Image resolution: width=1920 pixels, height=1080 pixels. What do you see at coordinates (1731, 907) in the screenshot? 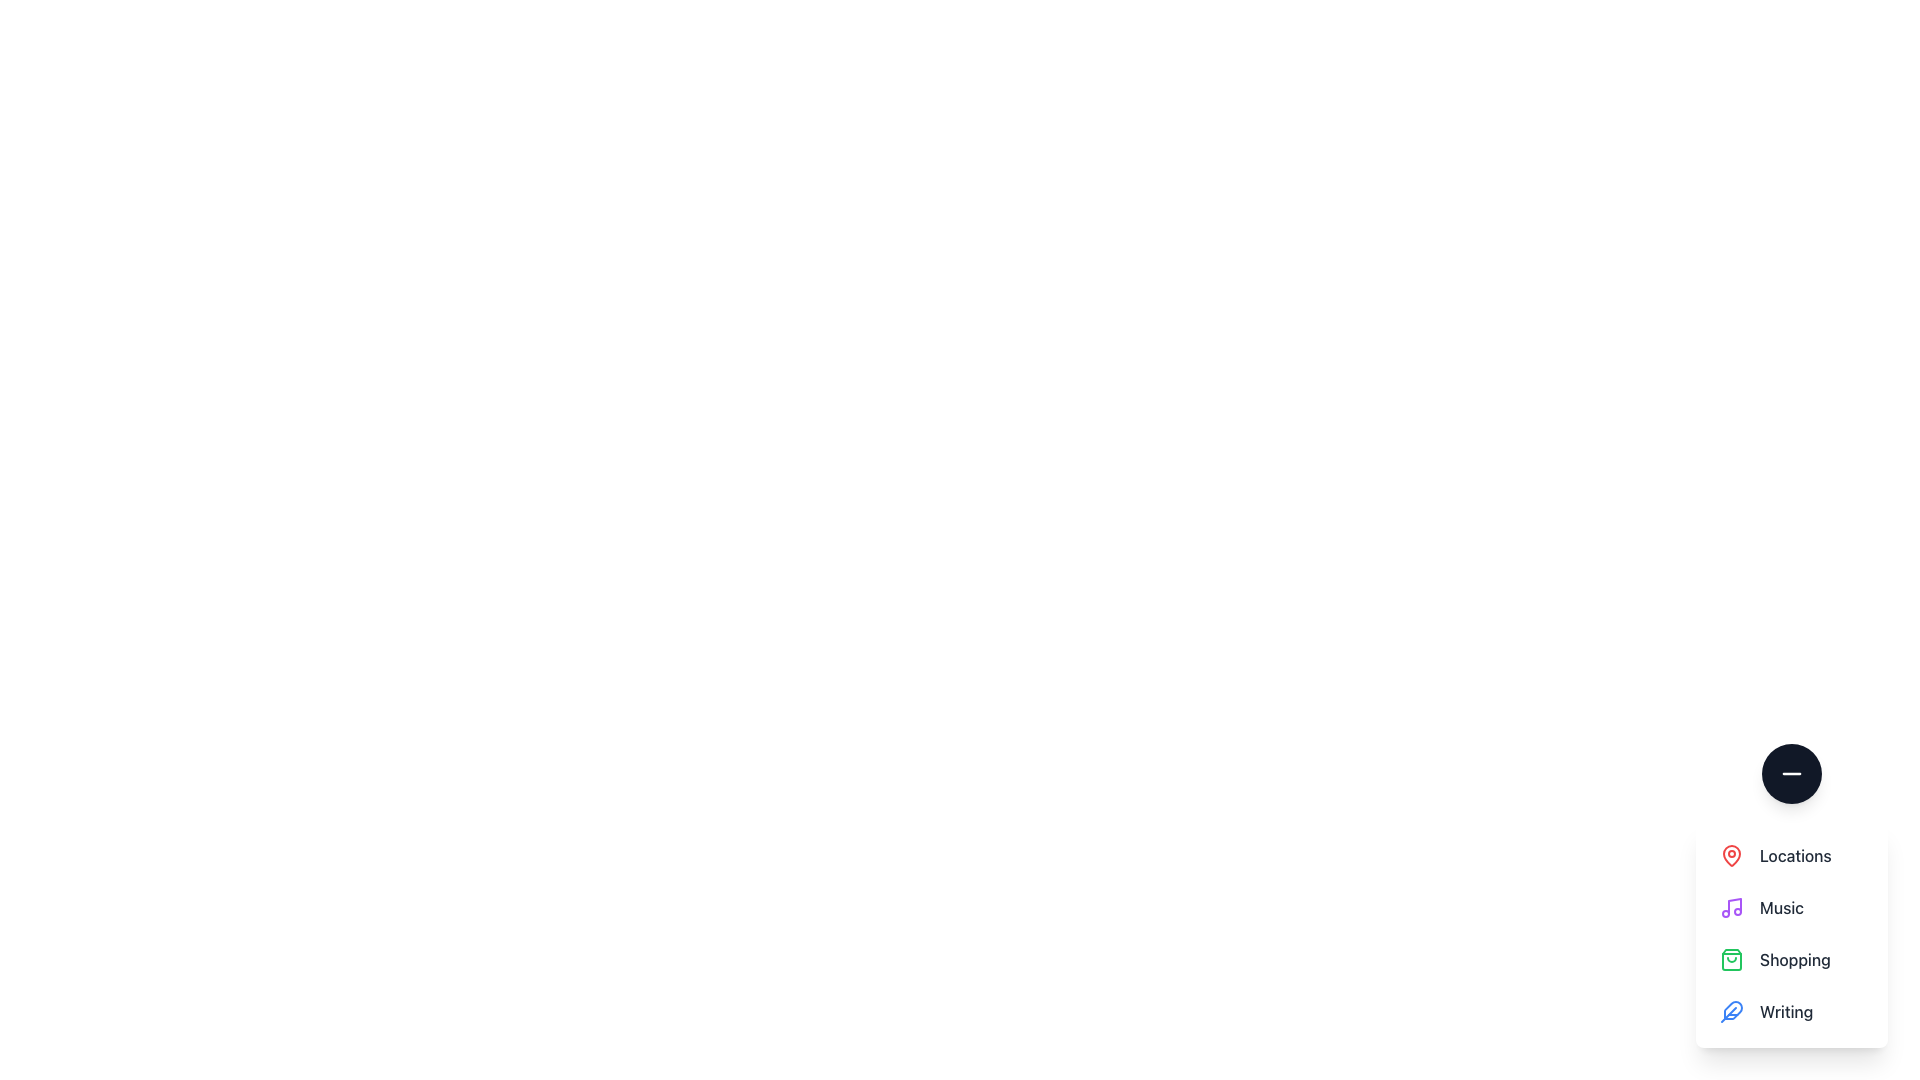
I see `the music note icon, which is a bright purple icon located in the second entry of the menu list, next to the 'Music' label` at bounding box center [1731, 907].